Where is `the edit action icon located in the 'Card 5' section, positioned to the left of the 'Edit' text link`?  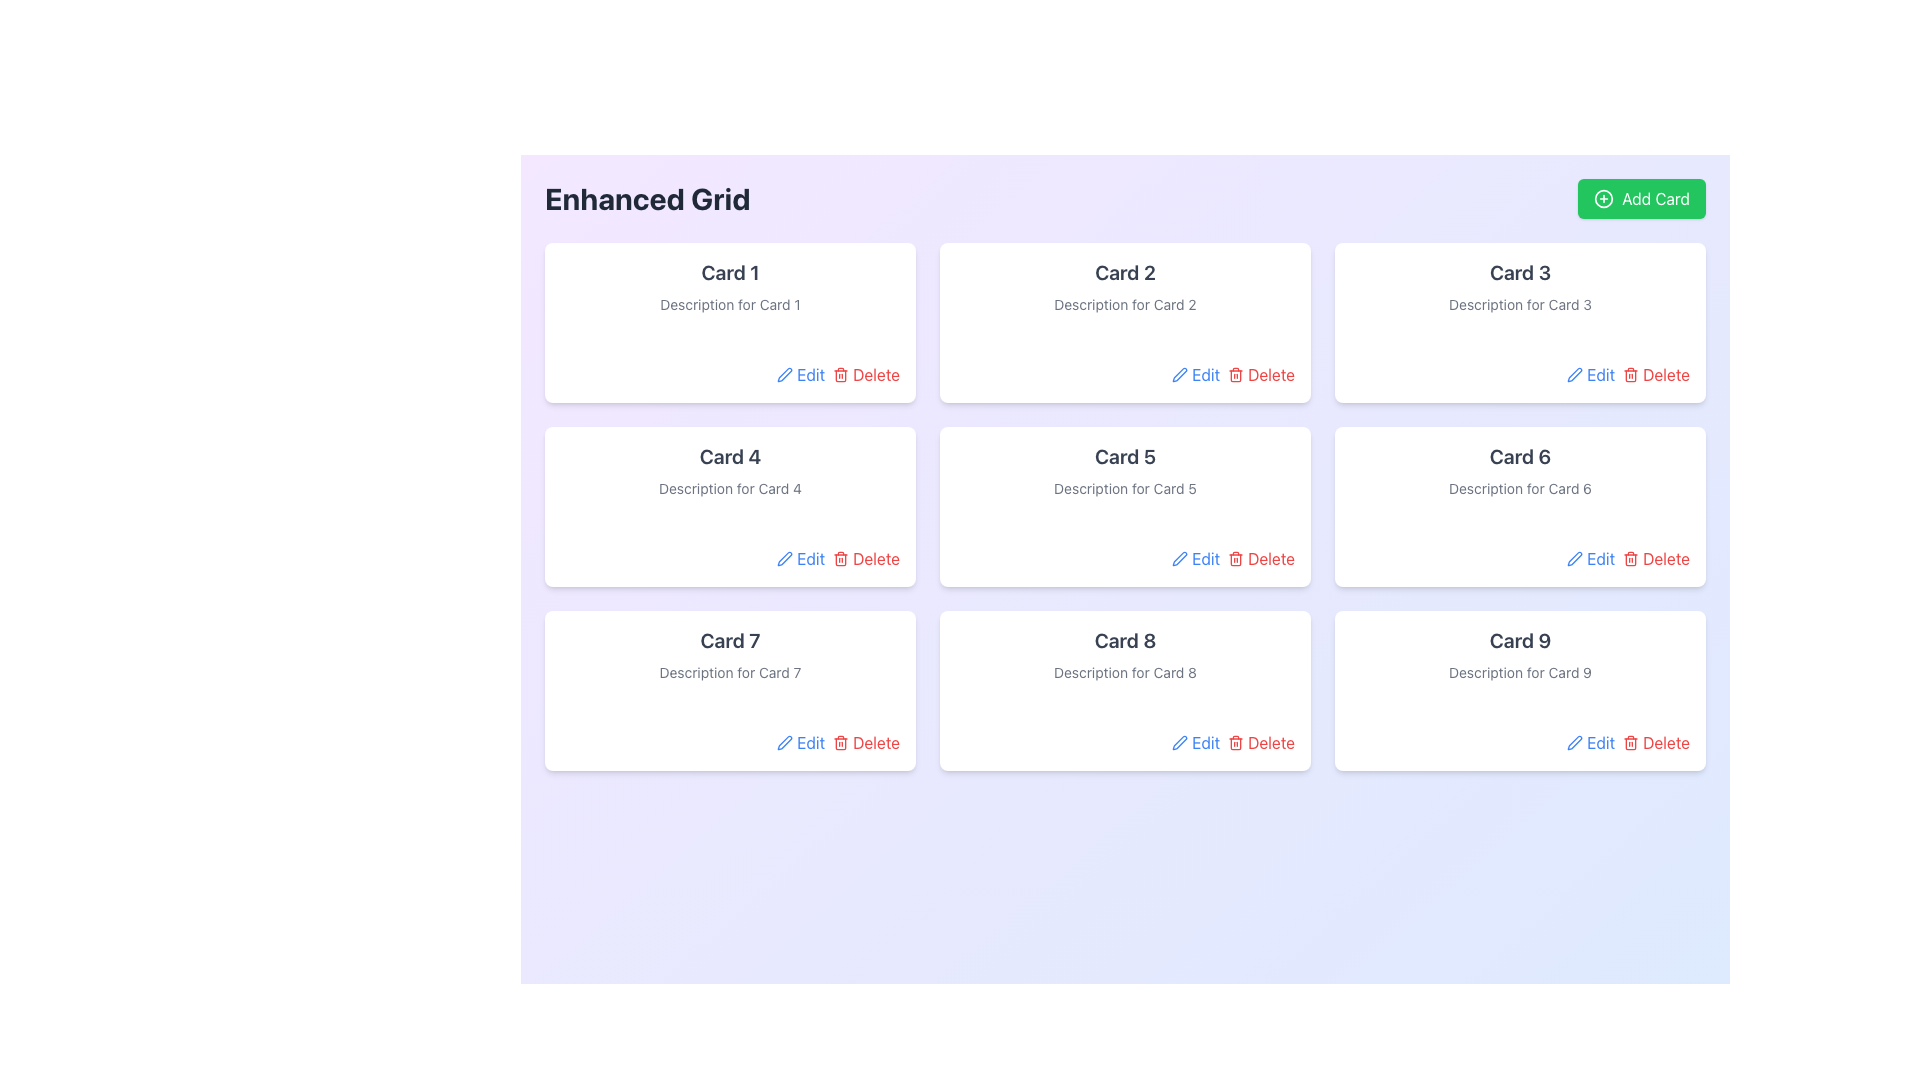 the edit action icon located in the 'Card 5' section, positioned to the left of the 'Edit' text link is located at coordinates (1180, 559).